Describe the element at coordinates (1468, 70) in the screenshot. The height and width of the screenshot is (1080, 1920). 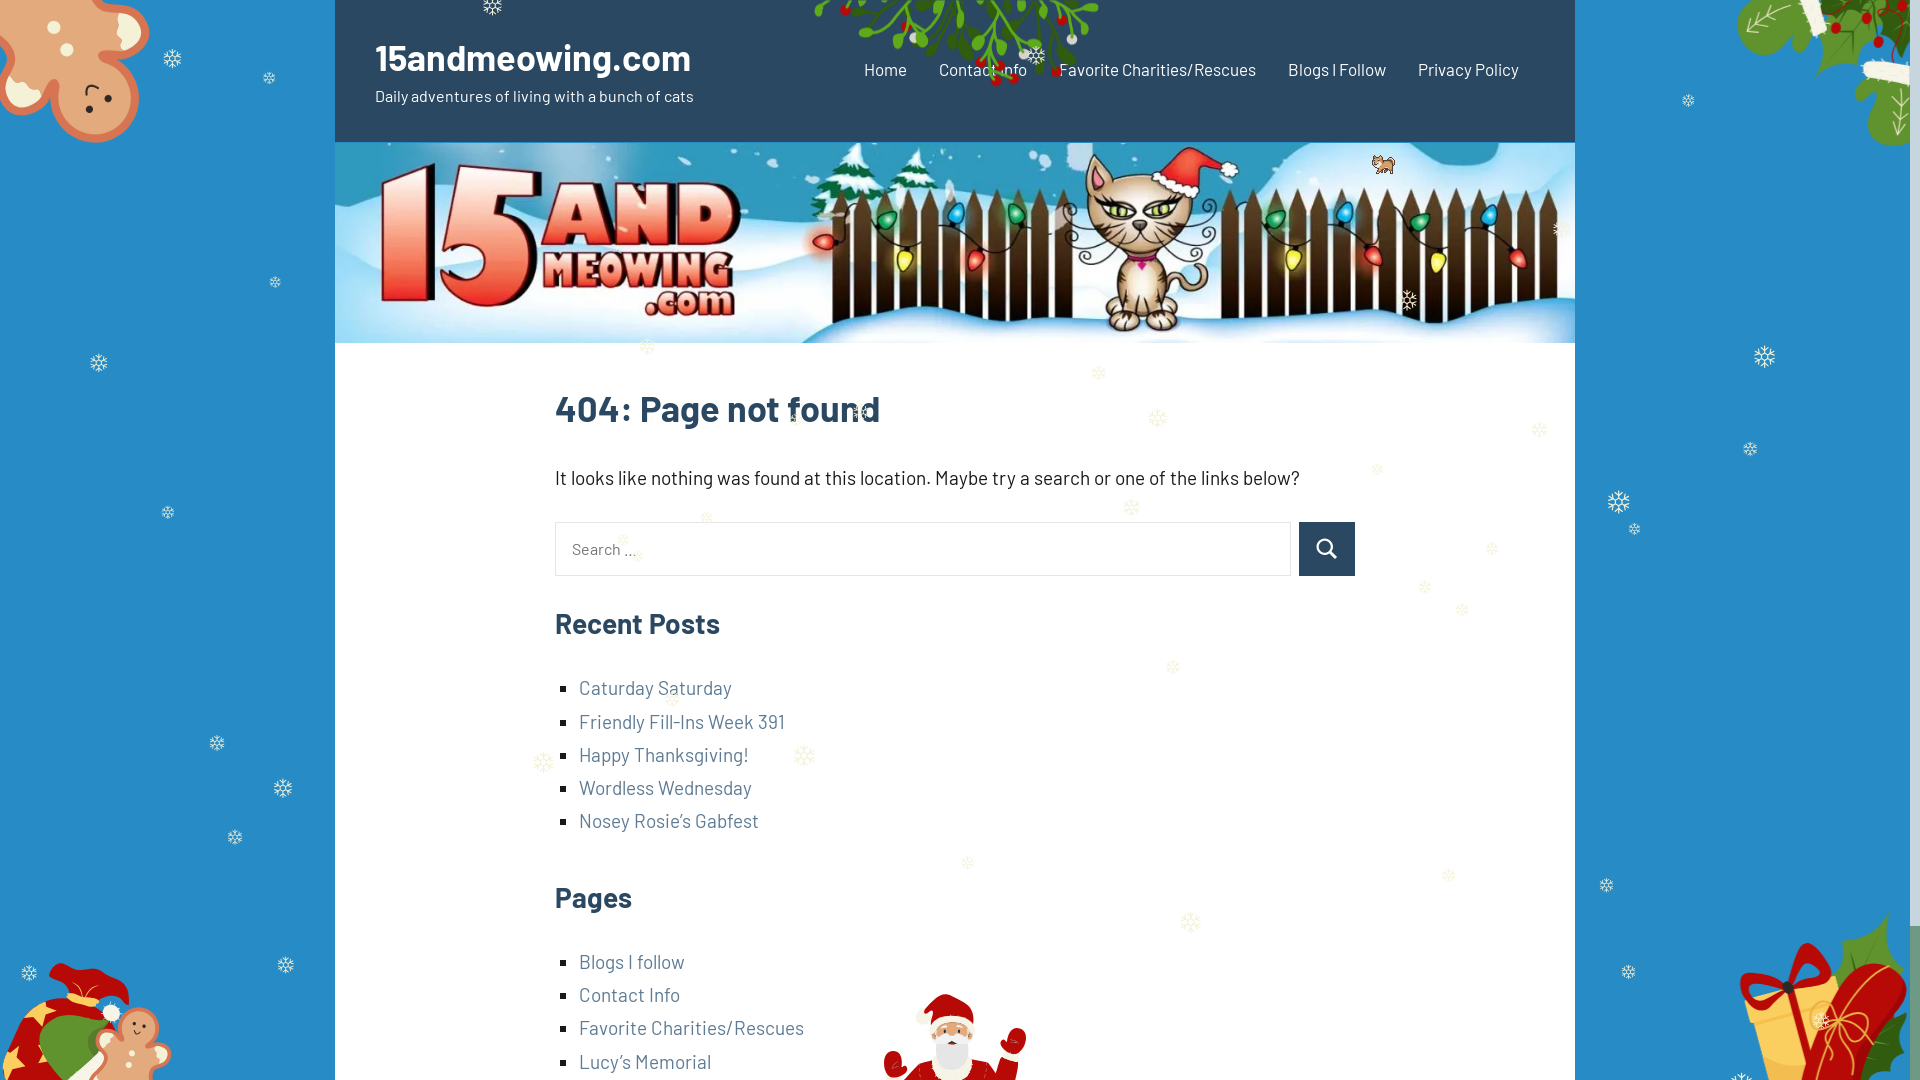
I see `'Privacy Policy'` at that location.